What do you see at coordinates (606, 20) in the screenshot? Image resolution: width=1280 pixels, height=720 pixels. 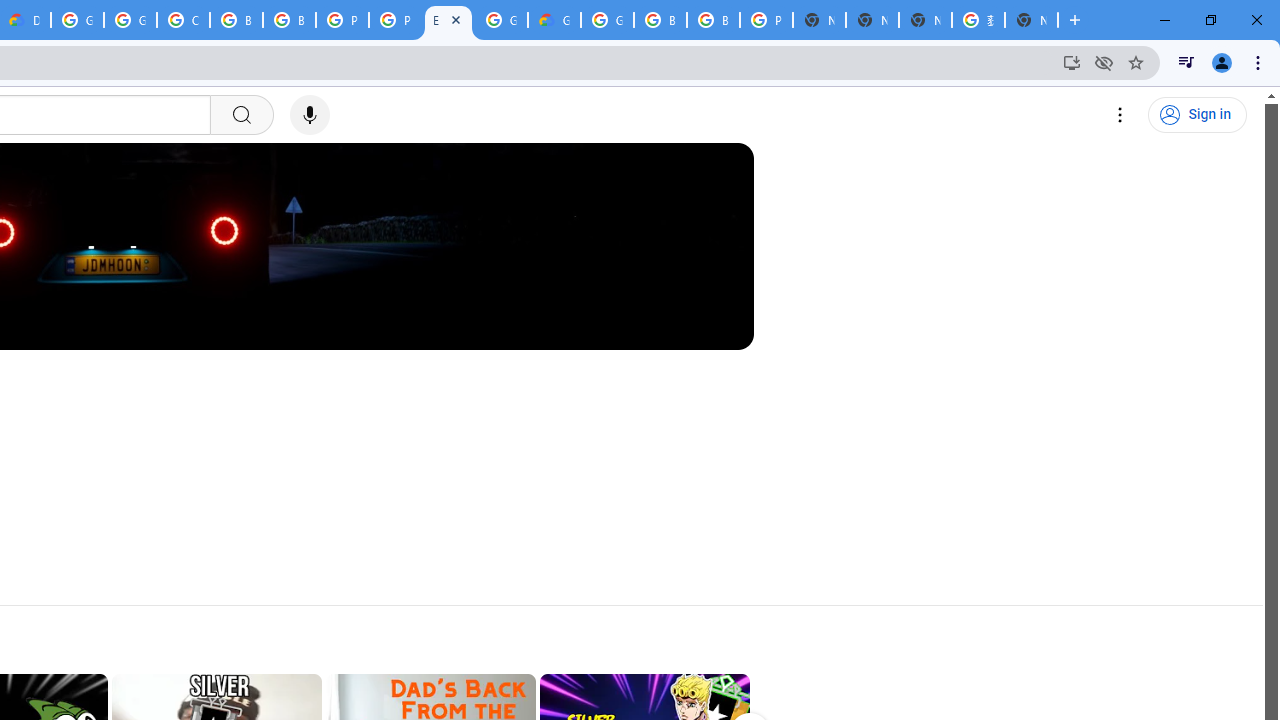 I see `'Google Cloud Platform'` at bounding box center [606, 20].